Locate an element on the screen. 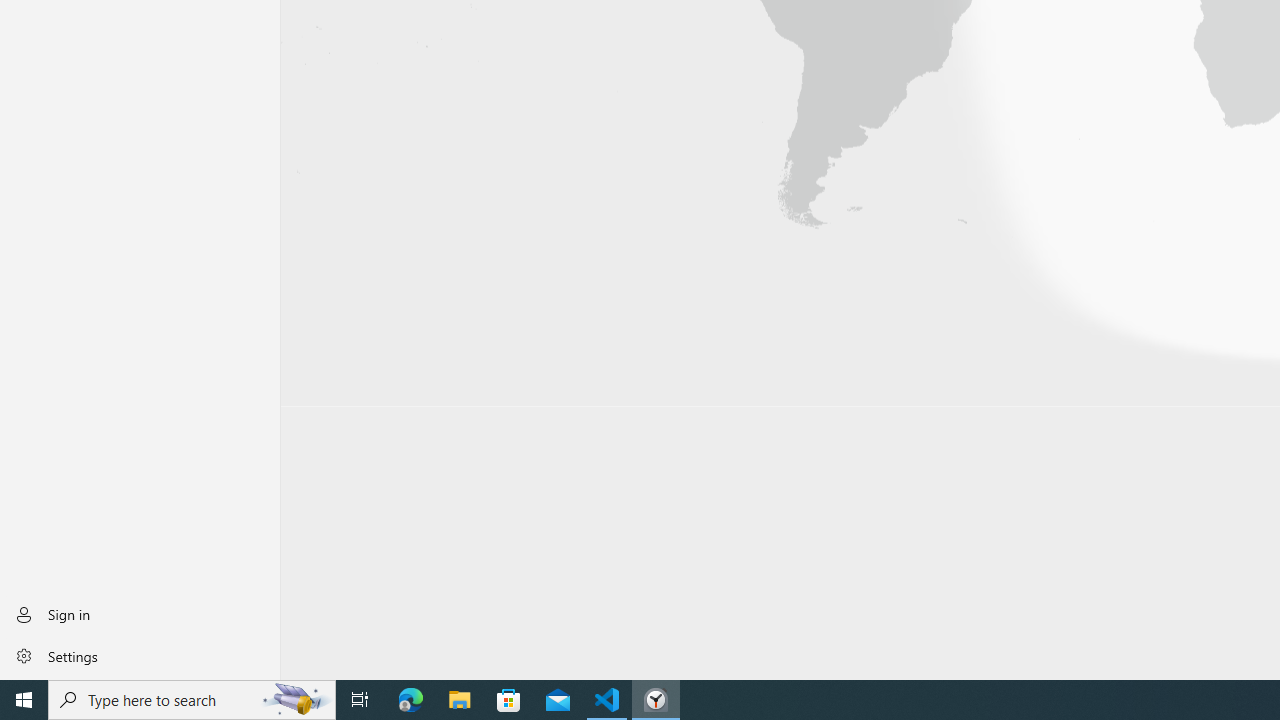 The image size is (1280, 720). 'Clock - 1 running window' is located at coordinates (656, 698).